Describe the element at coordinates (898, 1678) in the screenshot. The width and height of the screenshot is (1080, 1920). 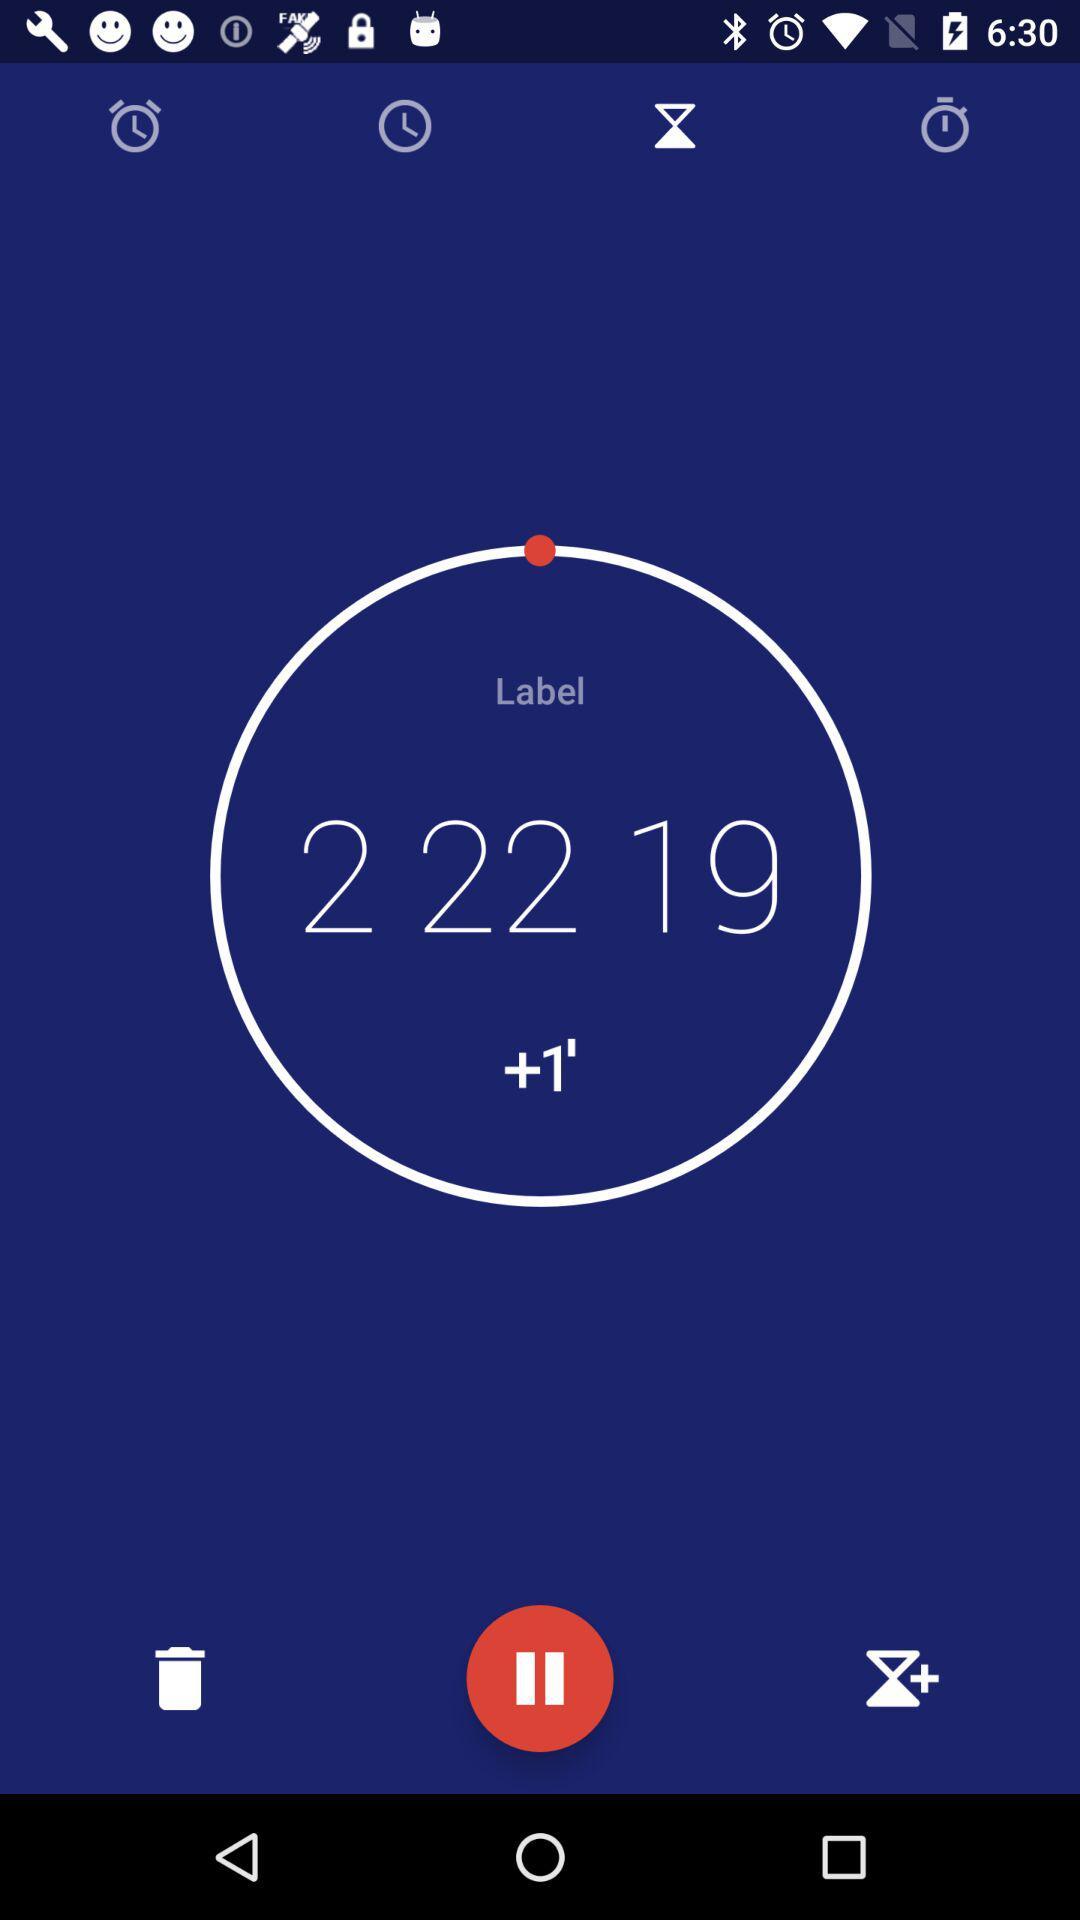
I see `icon at the bottom right corner` at that location.